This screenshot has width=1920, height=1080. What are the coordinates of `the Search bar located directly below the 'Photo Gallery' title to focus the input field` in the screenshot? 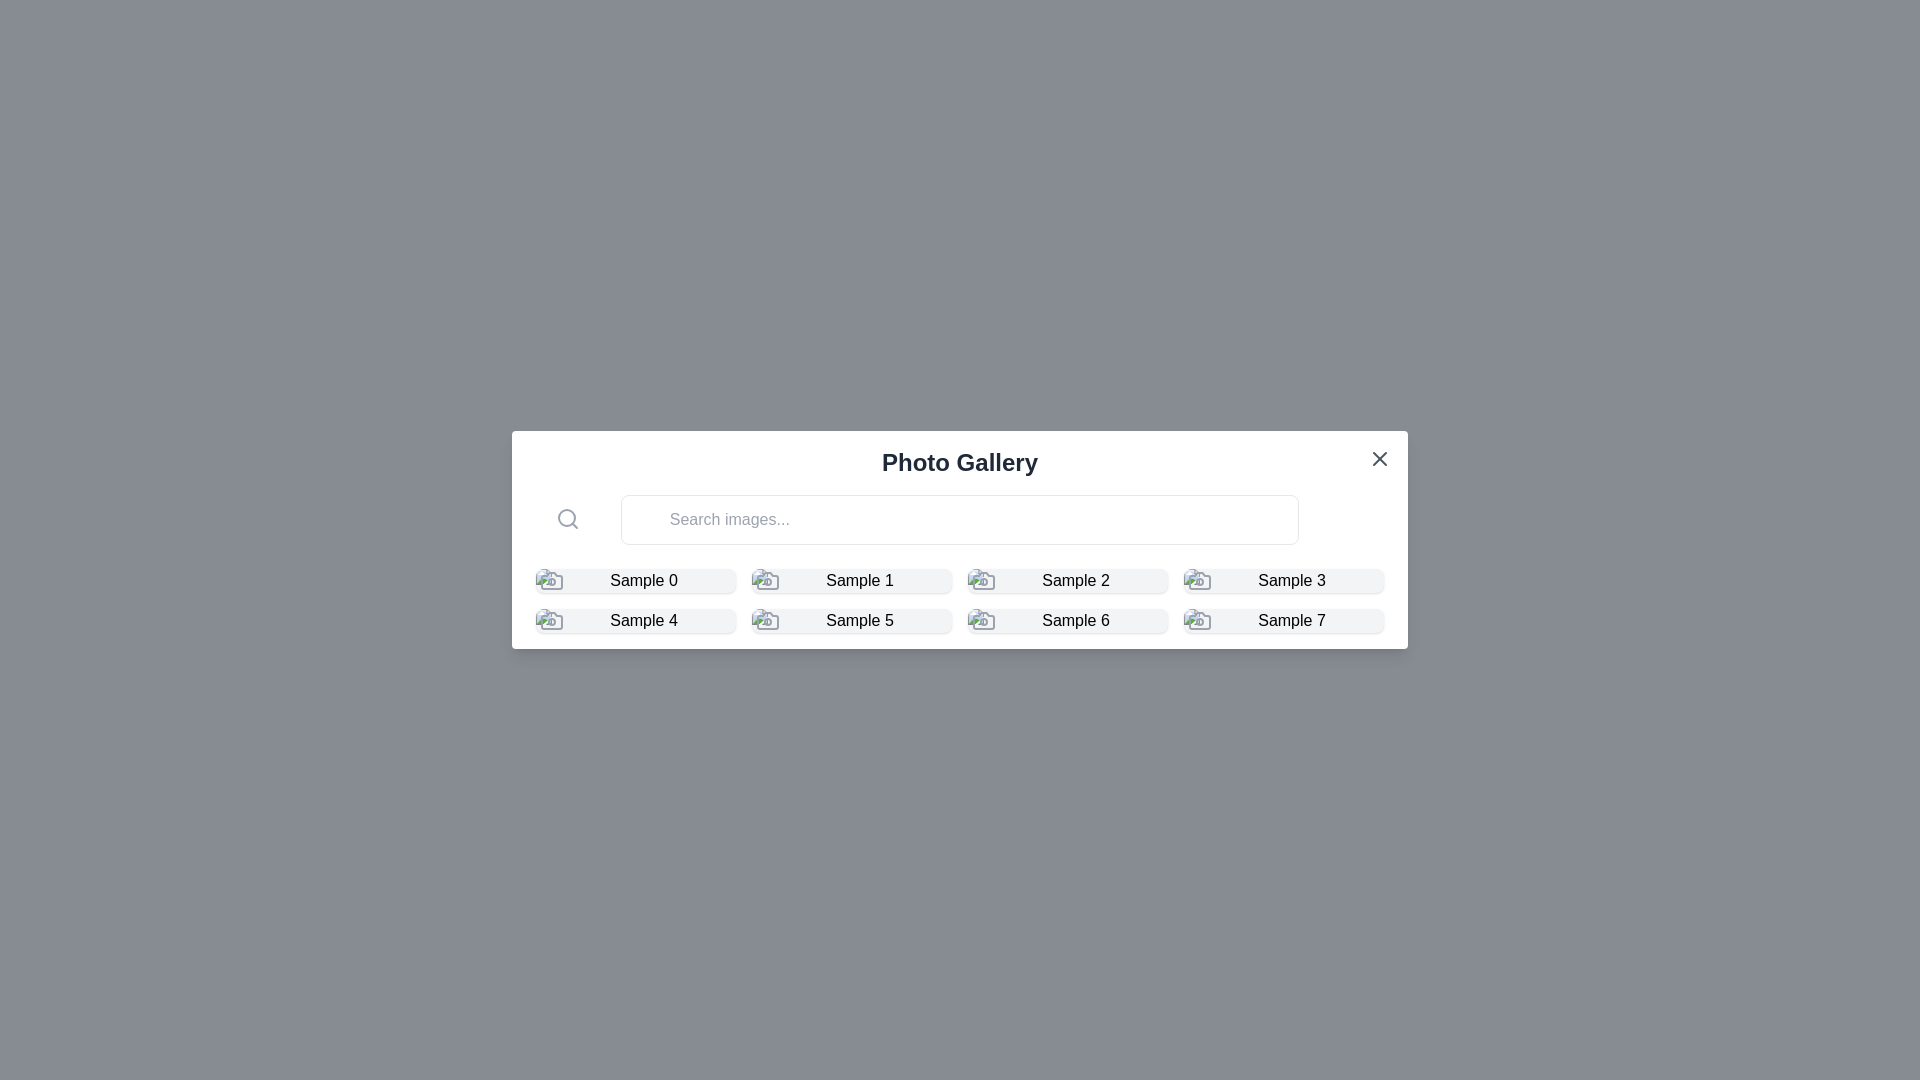 It's located at (960, 519).